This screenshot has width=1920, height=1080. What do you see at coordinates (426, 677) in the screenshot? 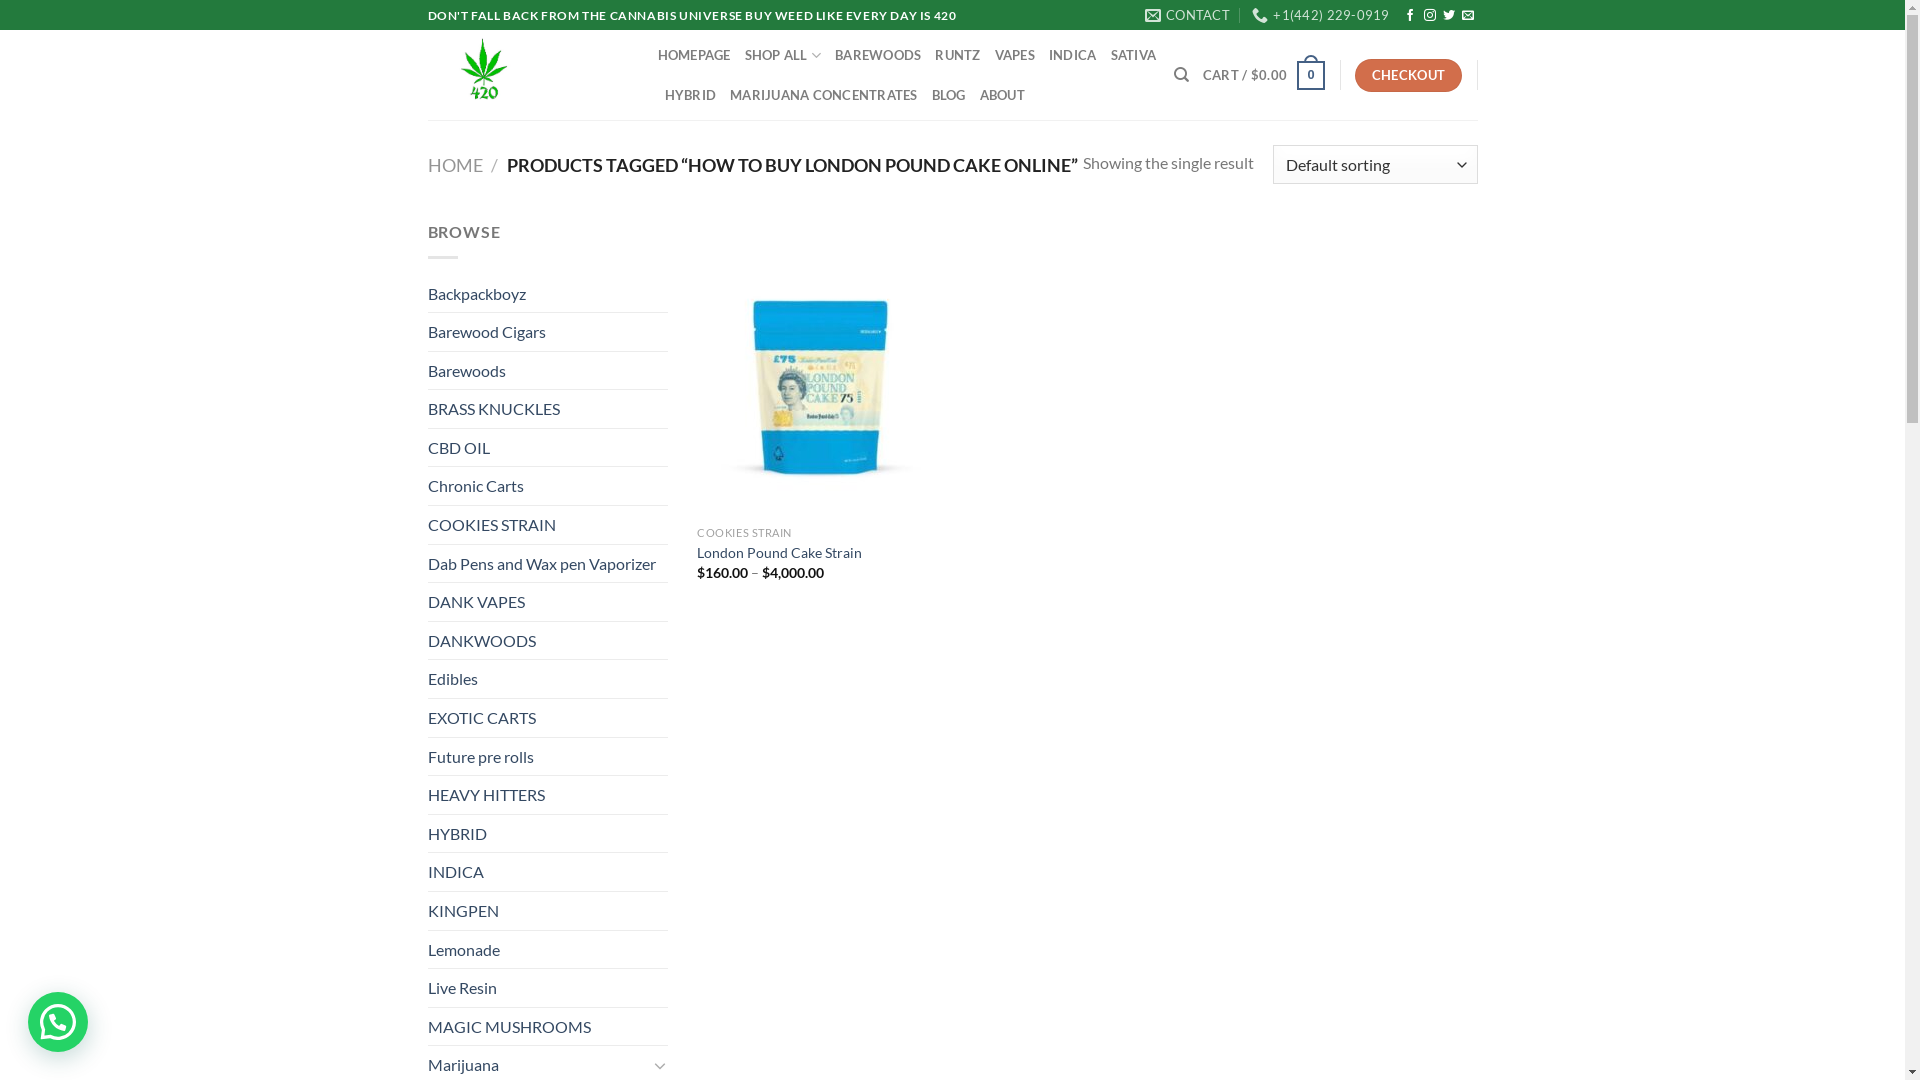
I see `'Edibles'` at bounding box center [426, 677].